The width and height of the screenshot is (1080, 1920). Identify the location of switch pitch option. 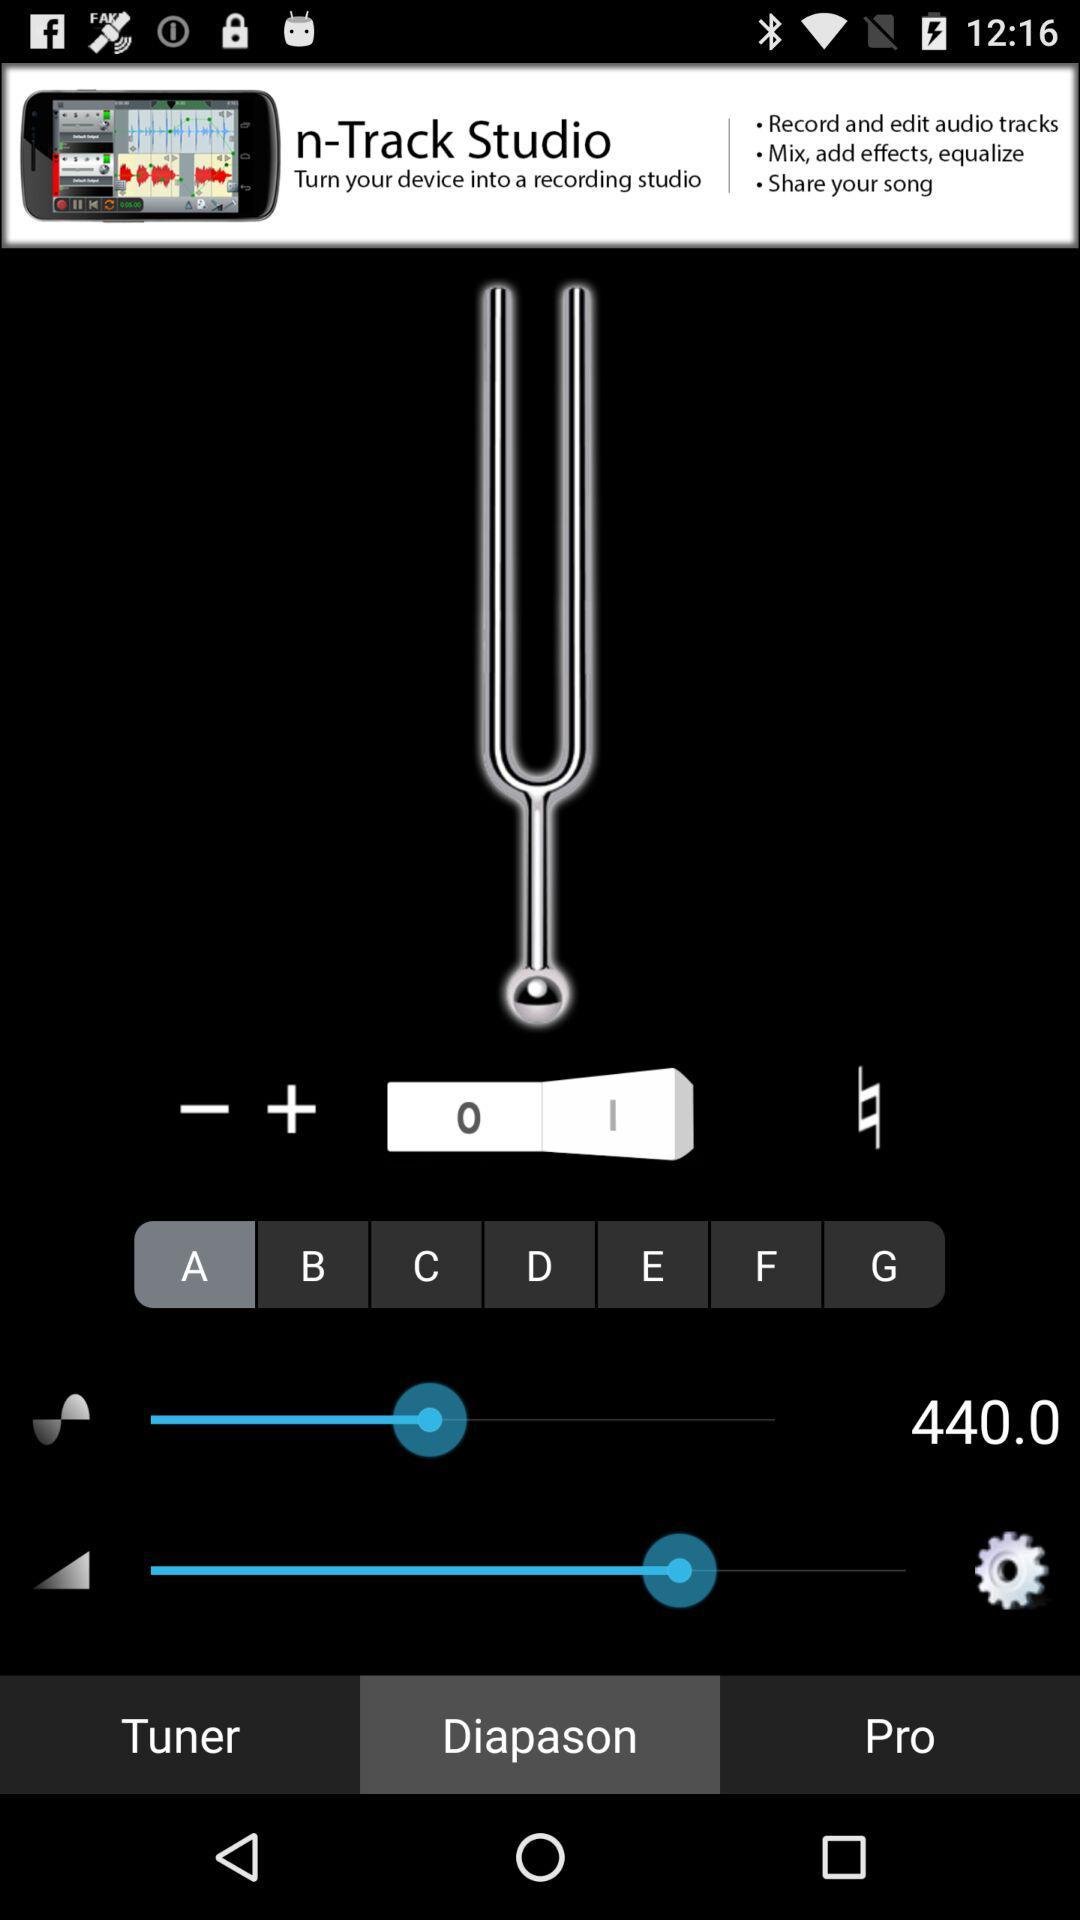
(540, 1115).